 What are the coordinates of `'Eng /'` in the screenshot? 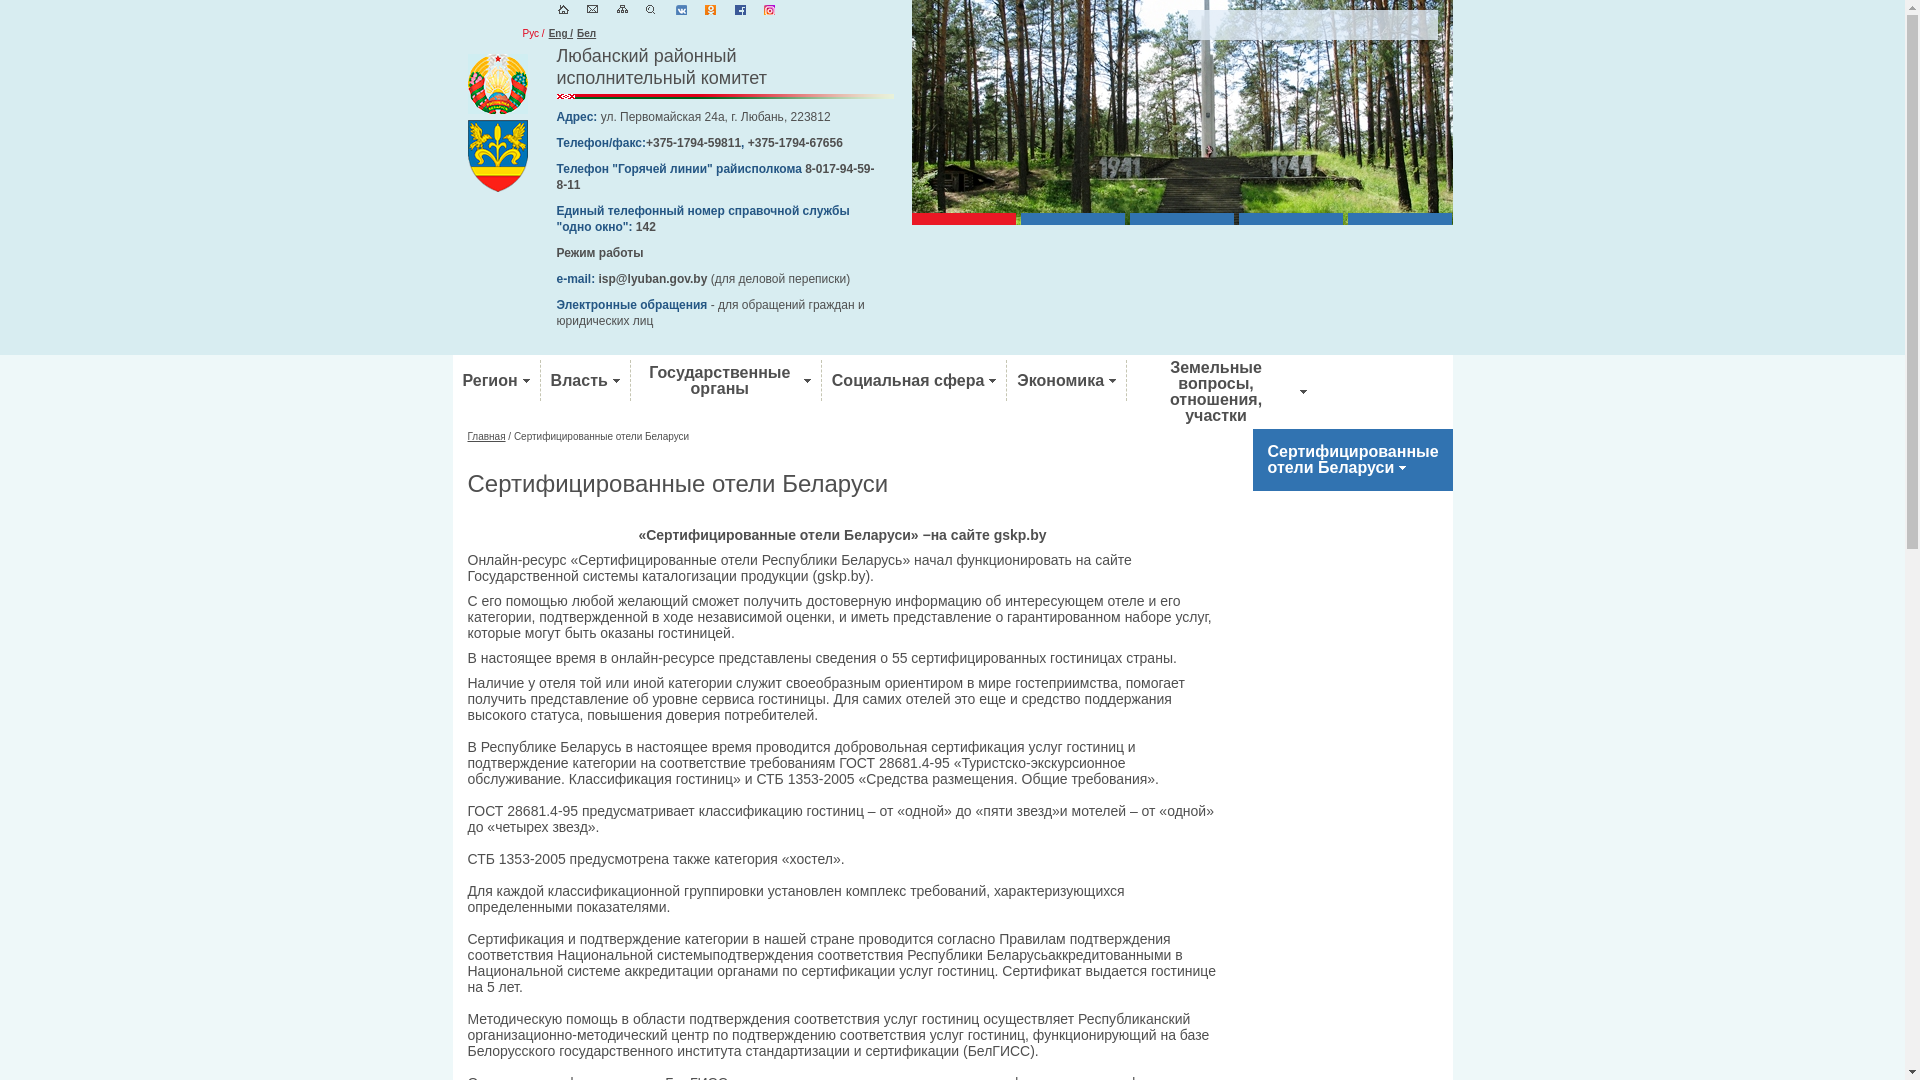 It's located at (560, 33).